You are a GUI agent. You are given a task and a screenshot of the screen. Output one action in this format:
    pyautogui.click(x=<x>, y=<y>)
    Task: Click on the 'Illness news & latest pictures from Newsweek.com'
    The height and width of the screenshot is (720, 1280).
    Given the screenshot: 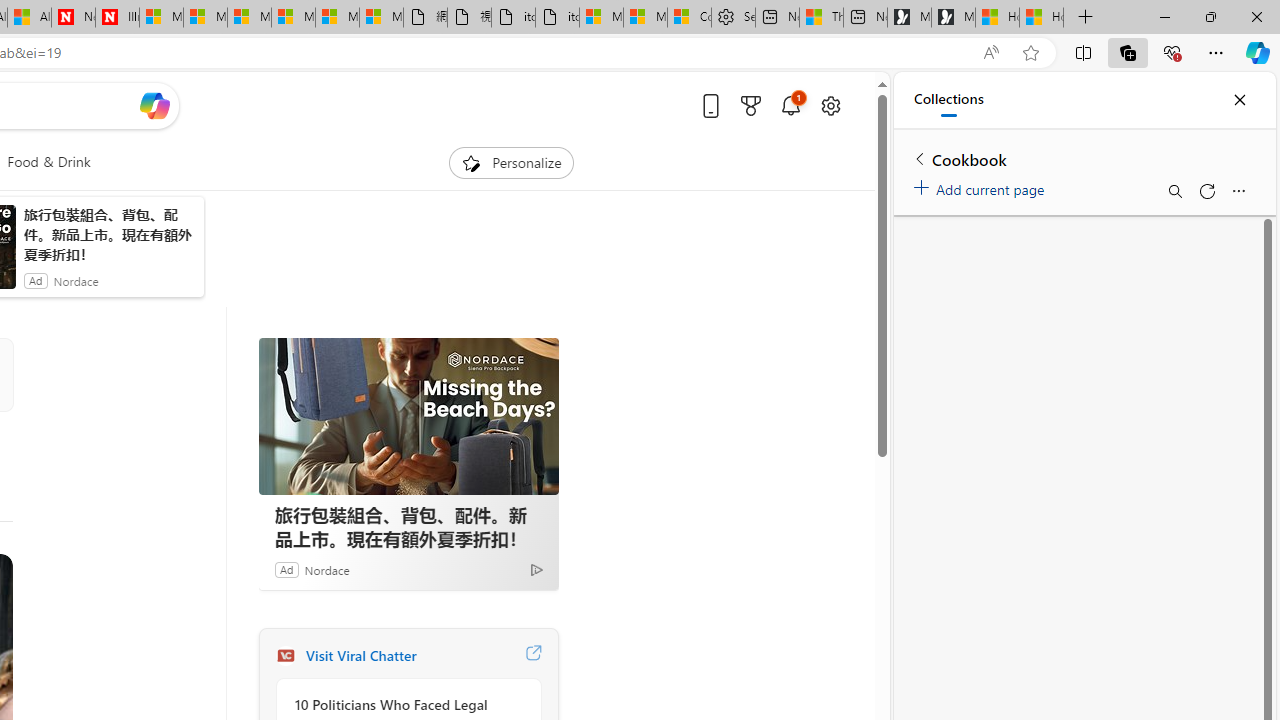 What is the action you would take?
    pyautogui.click(x=116, y=17)
    